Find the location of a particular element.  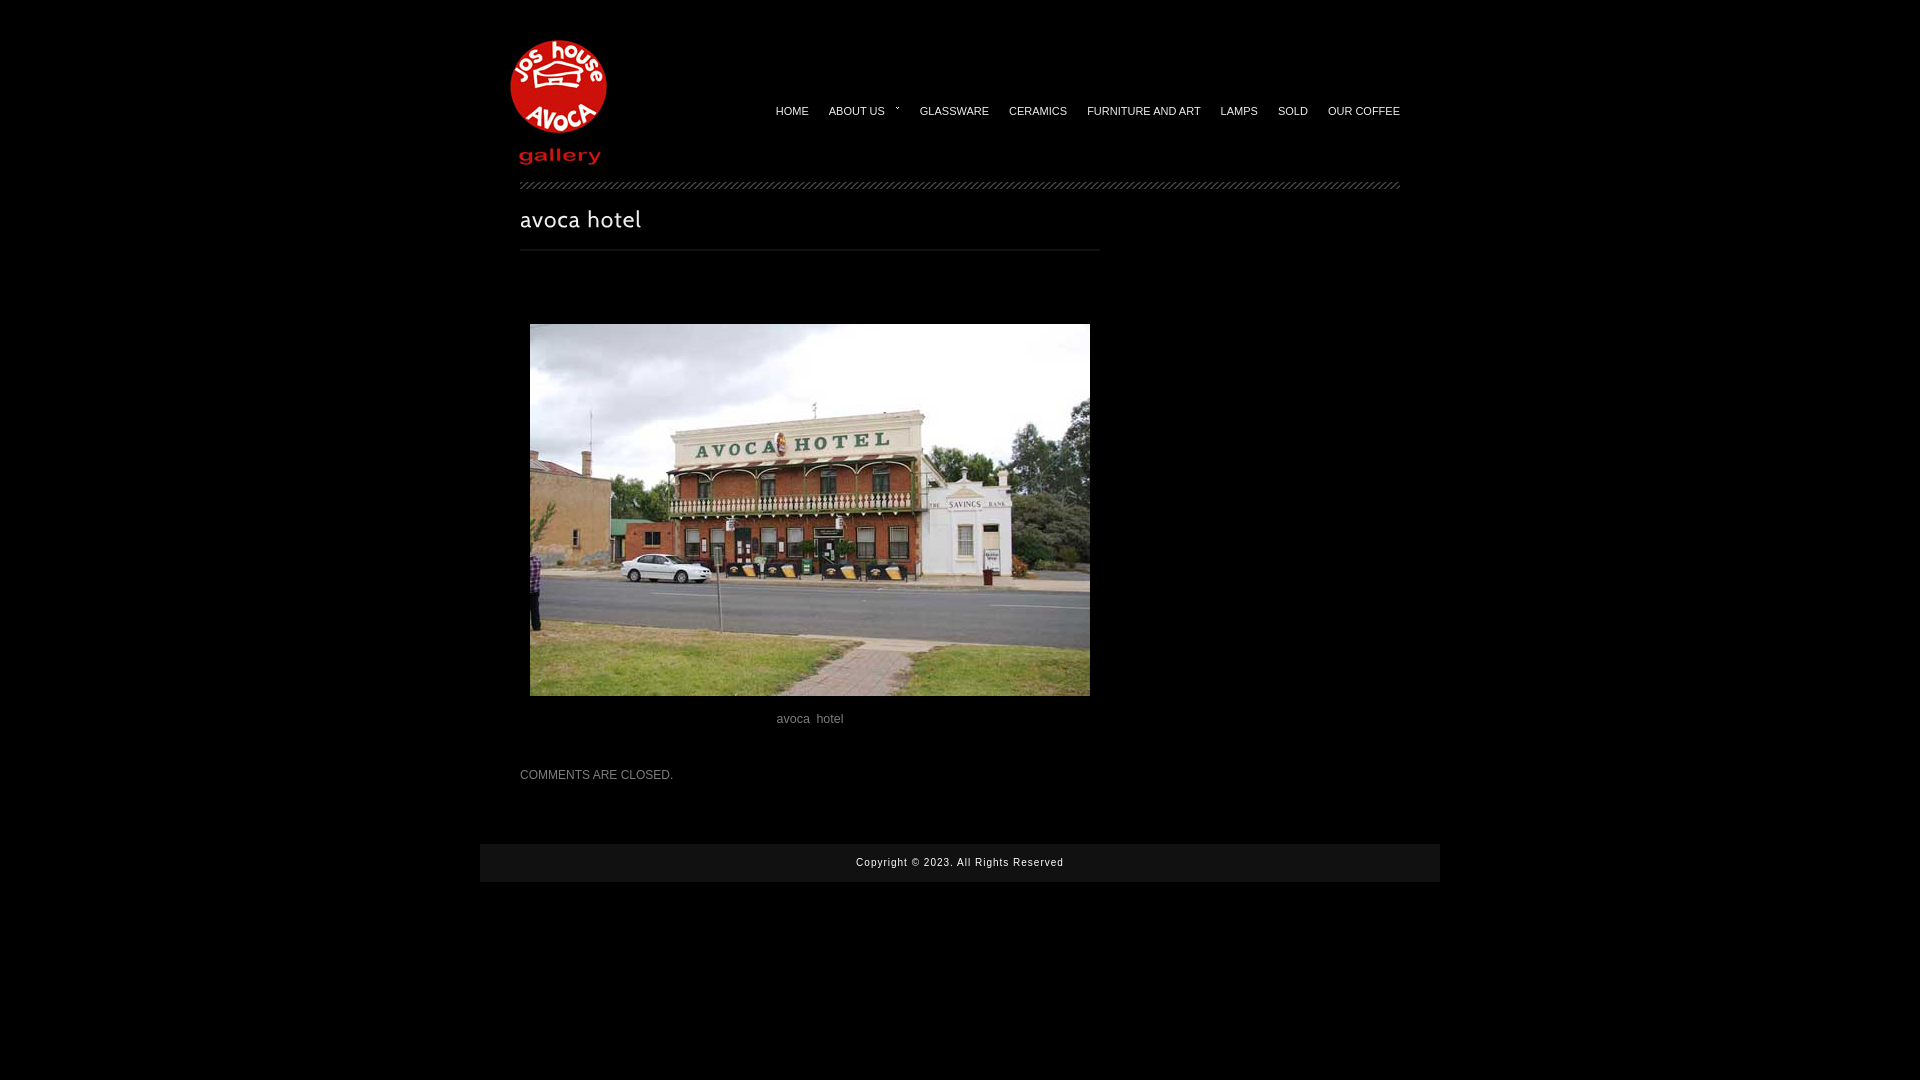

'CERAMICS' is located at coordinates (1037, 108).